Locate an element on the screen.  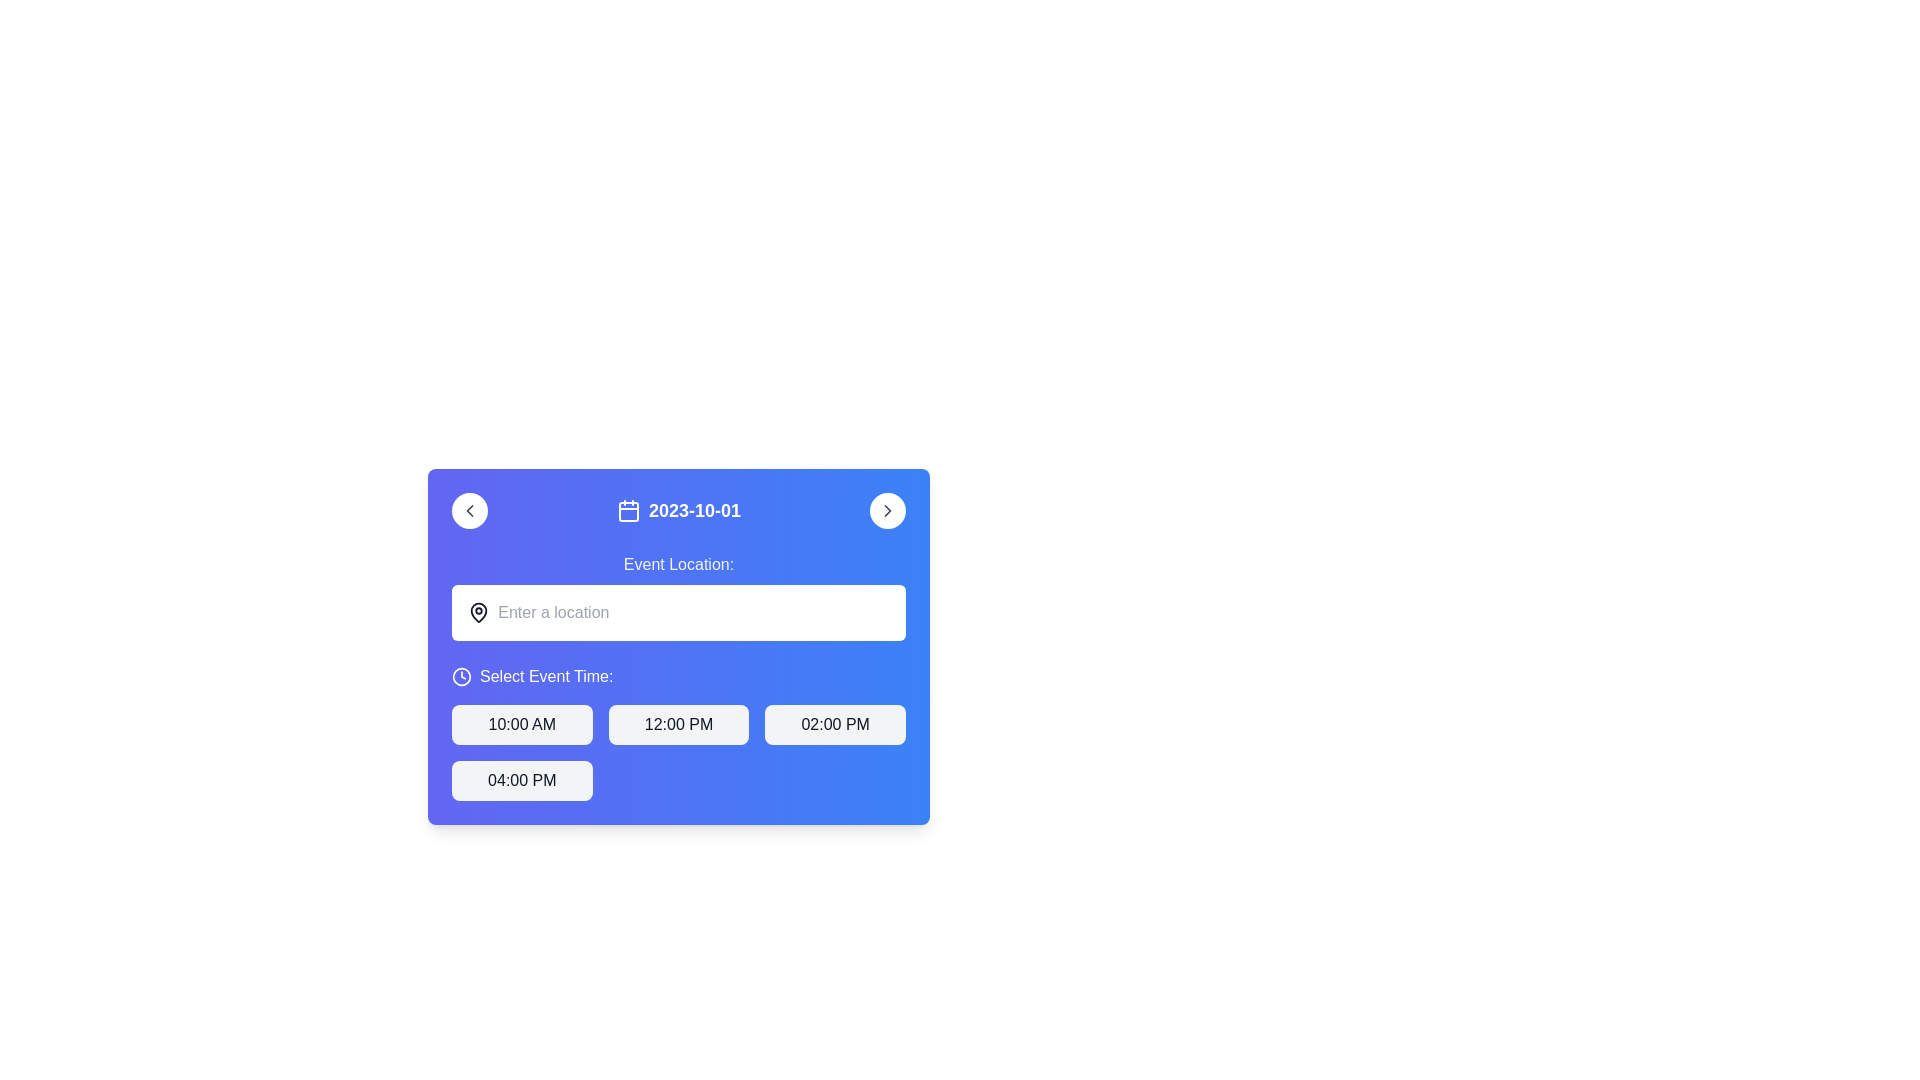
the selectable time options in the interactive grid layout under 'Select Event Time' is located at coordinates (678, 752).